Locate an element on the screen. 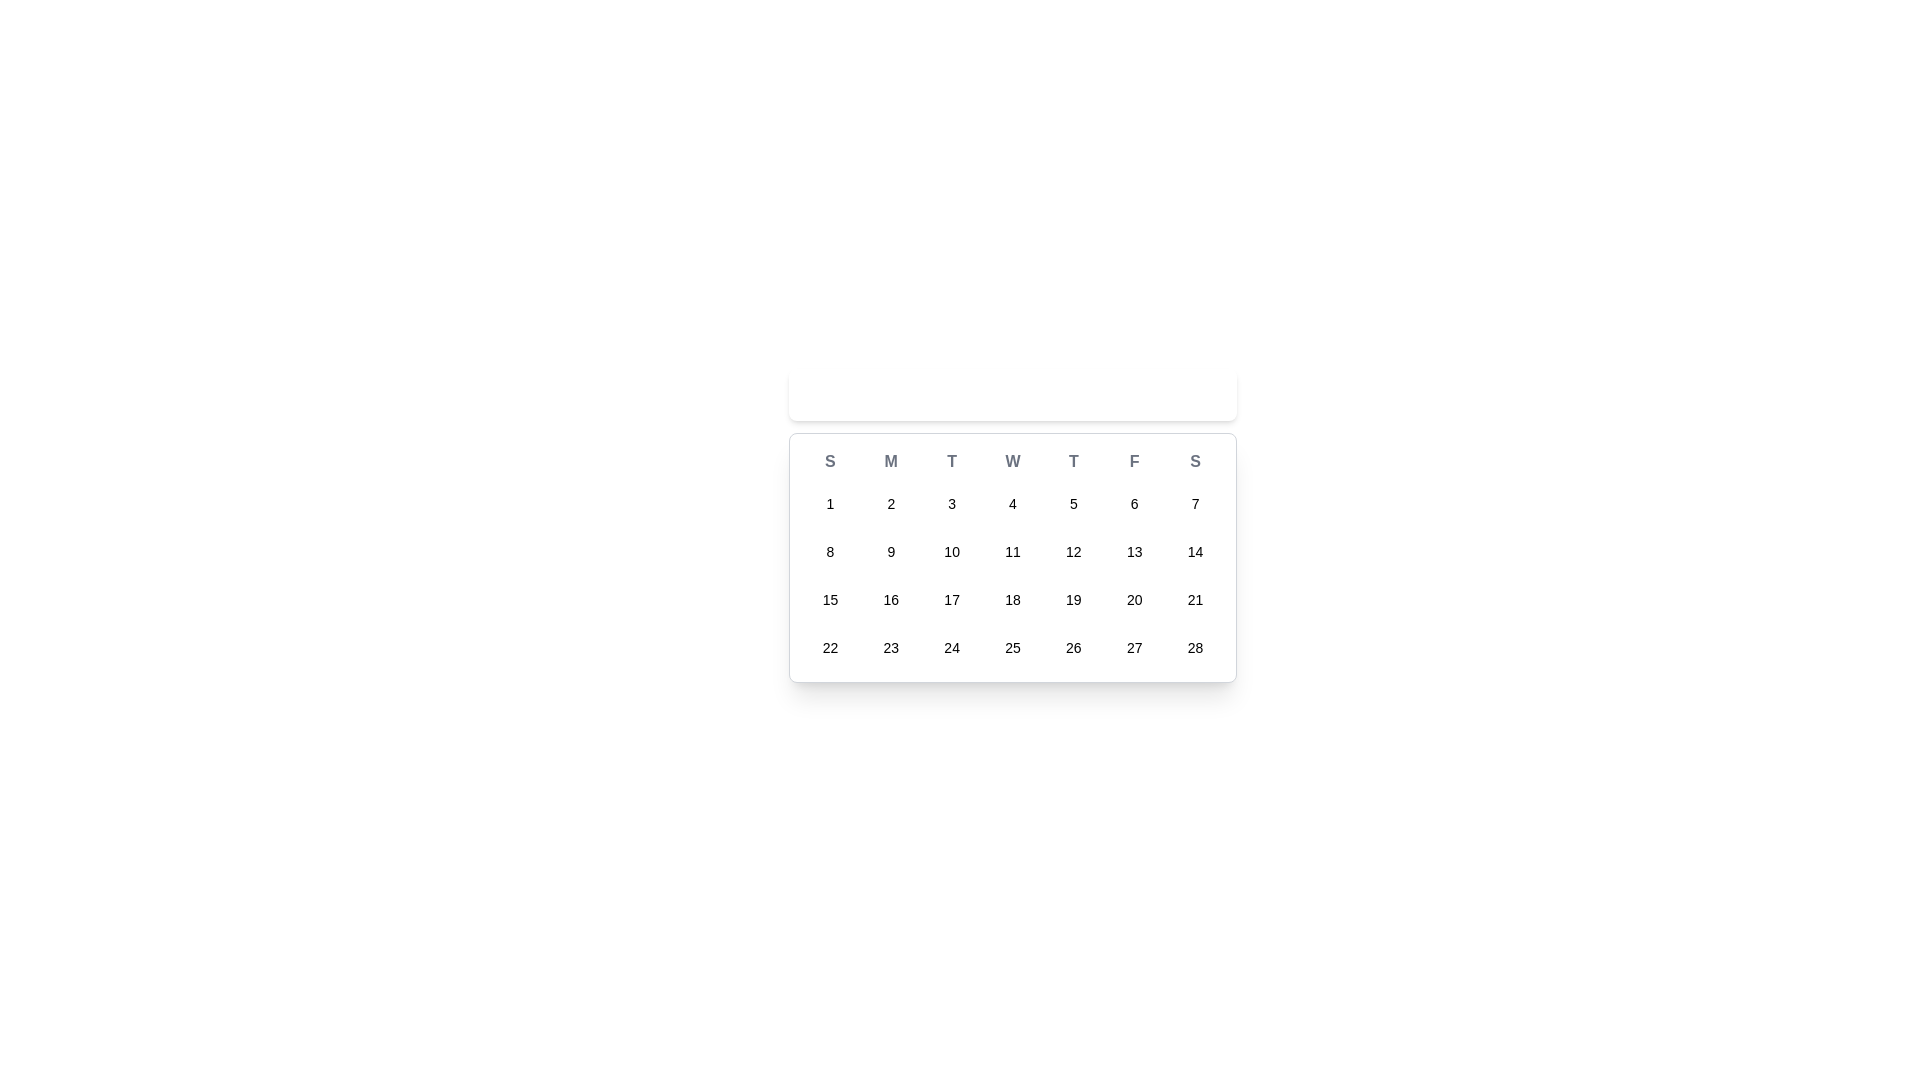 Image resolution: width=1920 pixels, height=1080 pixels. the white rounded rectangular button labeled '16' in the fourth row and second column of the calendar grid is located at coordinates (890, 599).